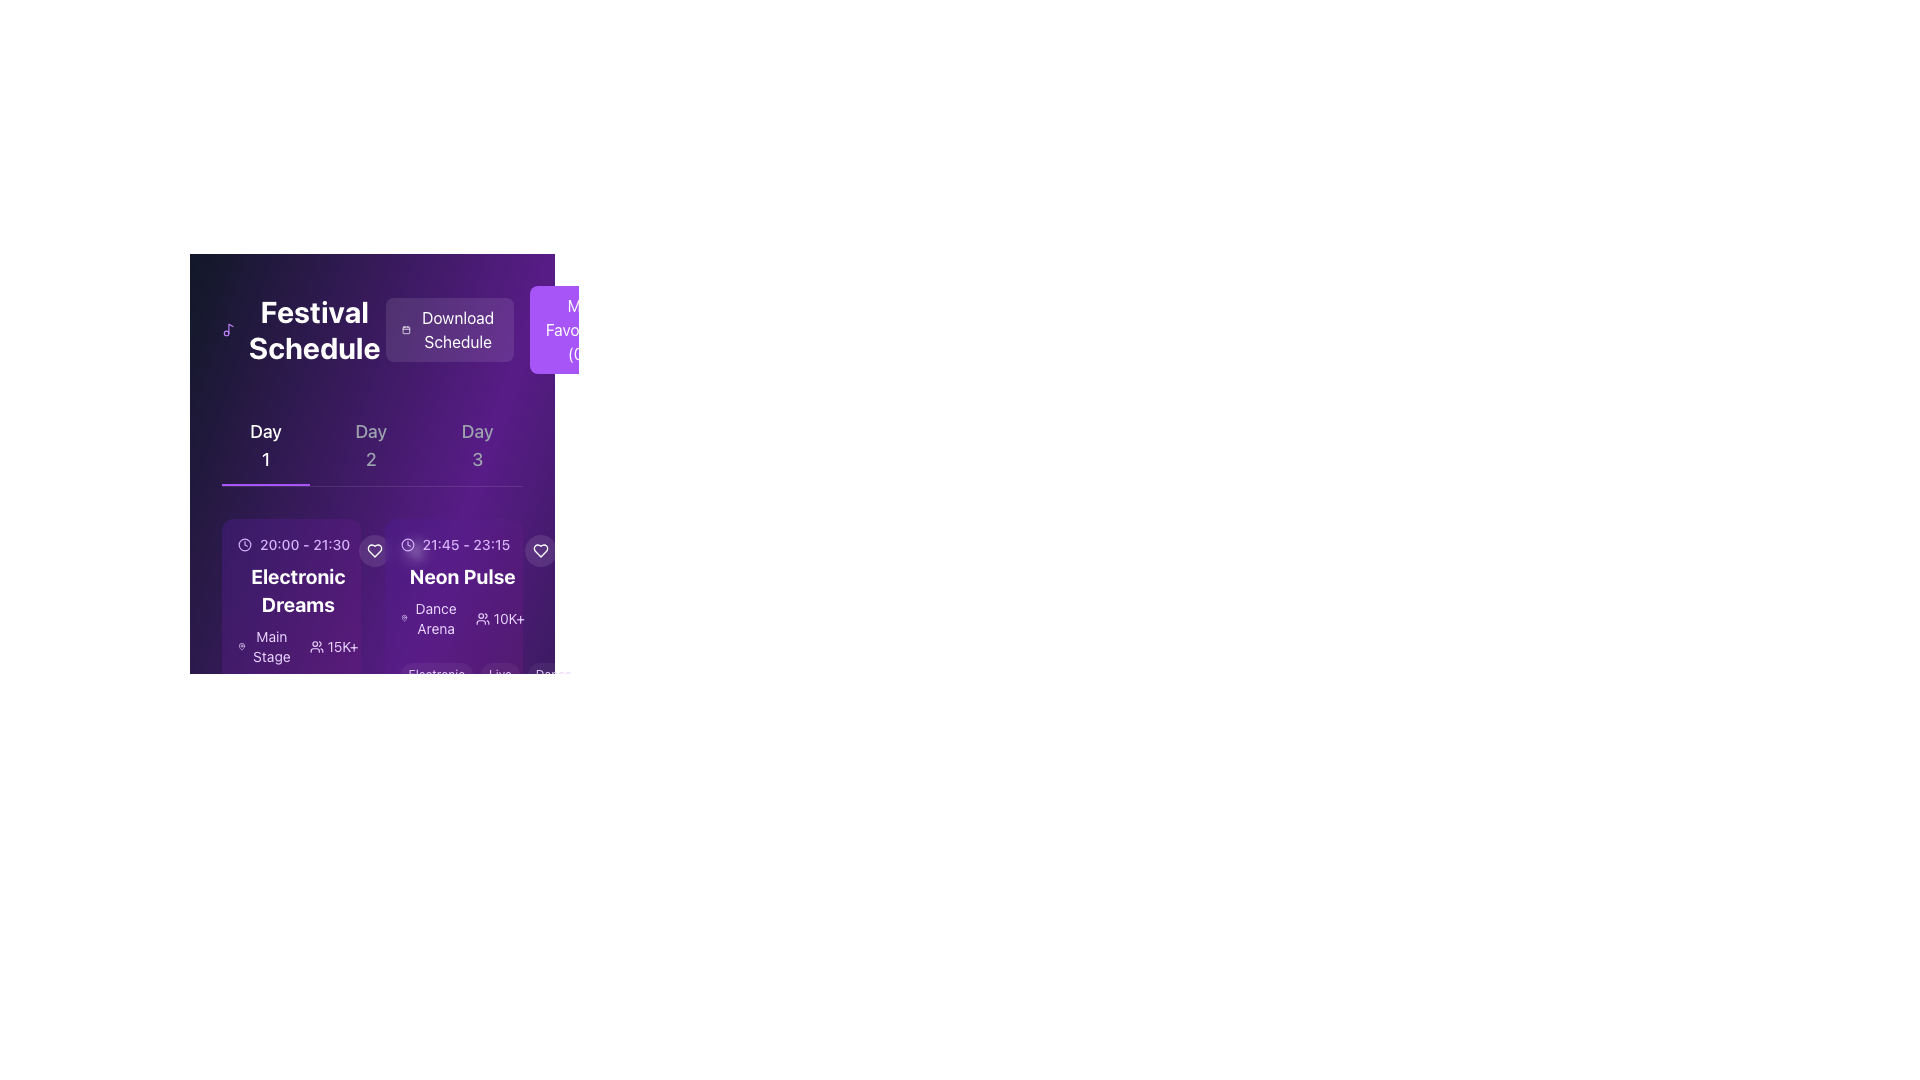  I want to click on the first category tag element labeled 'Electronic' located beneath the event details for 'Electronic Dreams', so click(273, 897).